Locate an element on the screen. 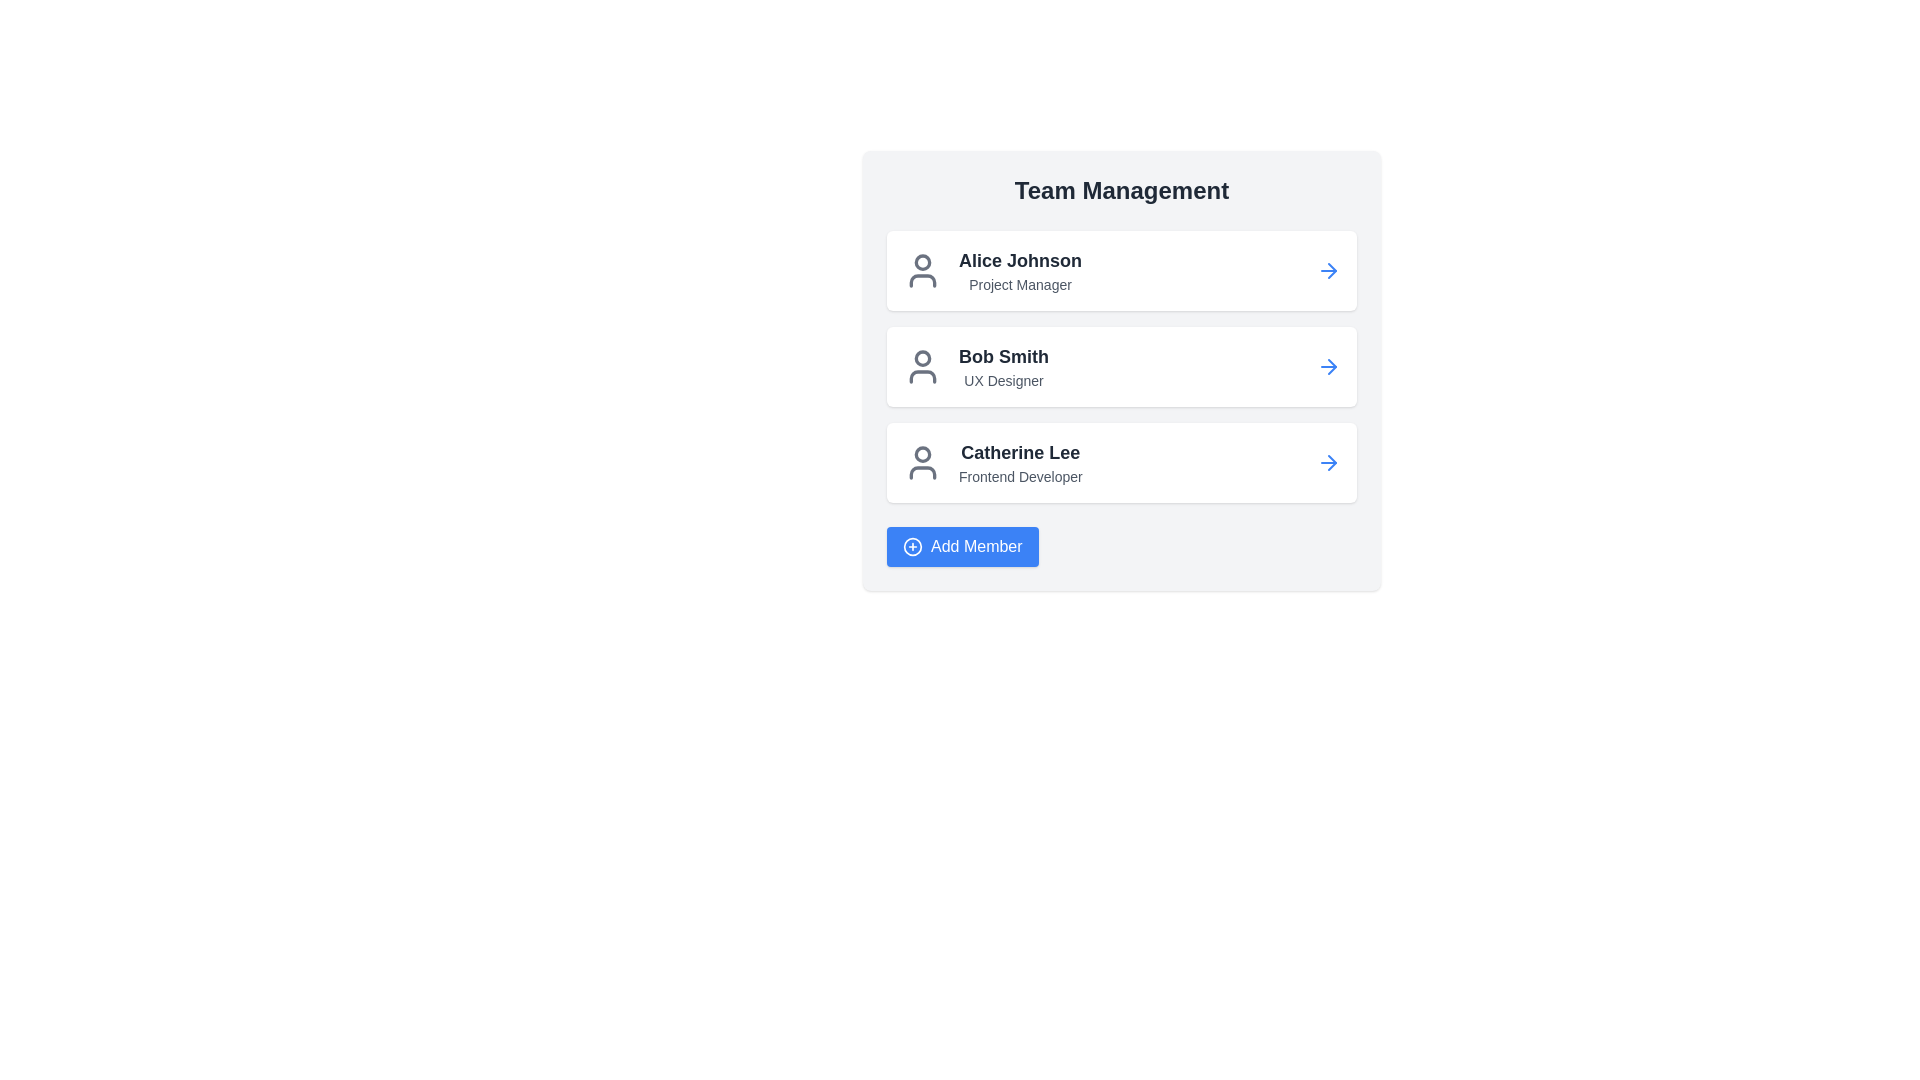  the second entry in the 'Team Management' section, which displays details of a team member, located between 'Alice Johnson, Project Manager' and 'Catherine Lee, Frontend Developer' is located at coordinates (1122, 370).